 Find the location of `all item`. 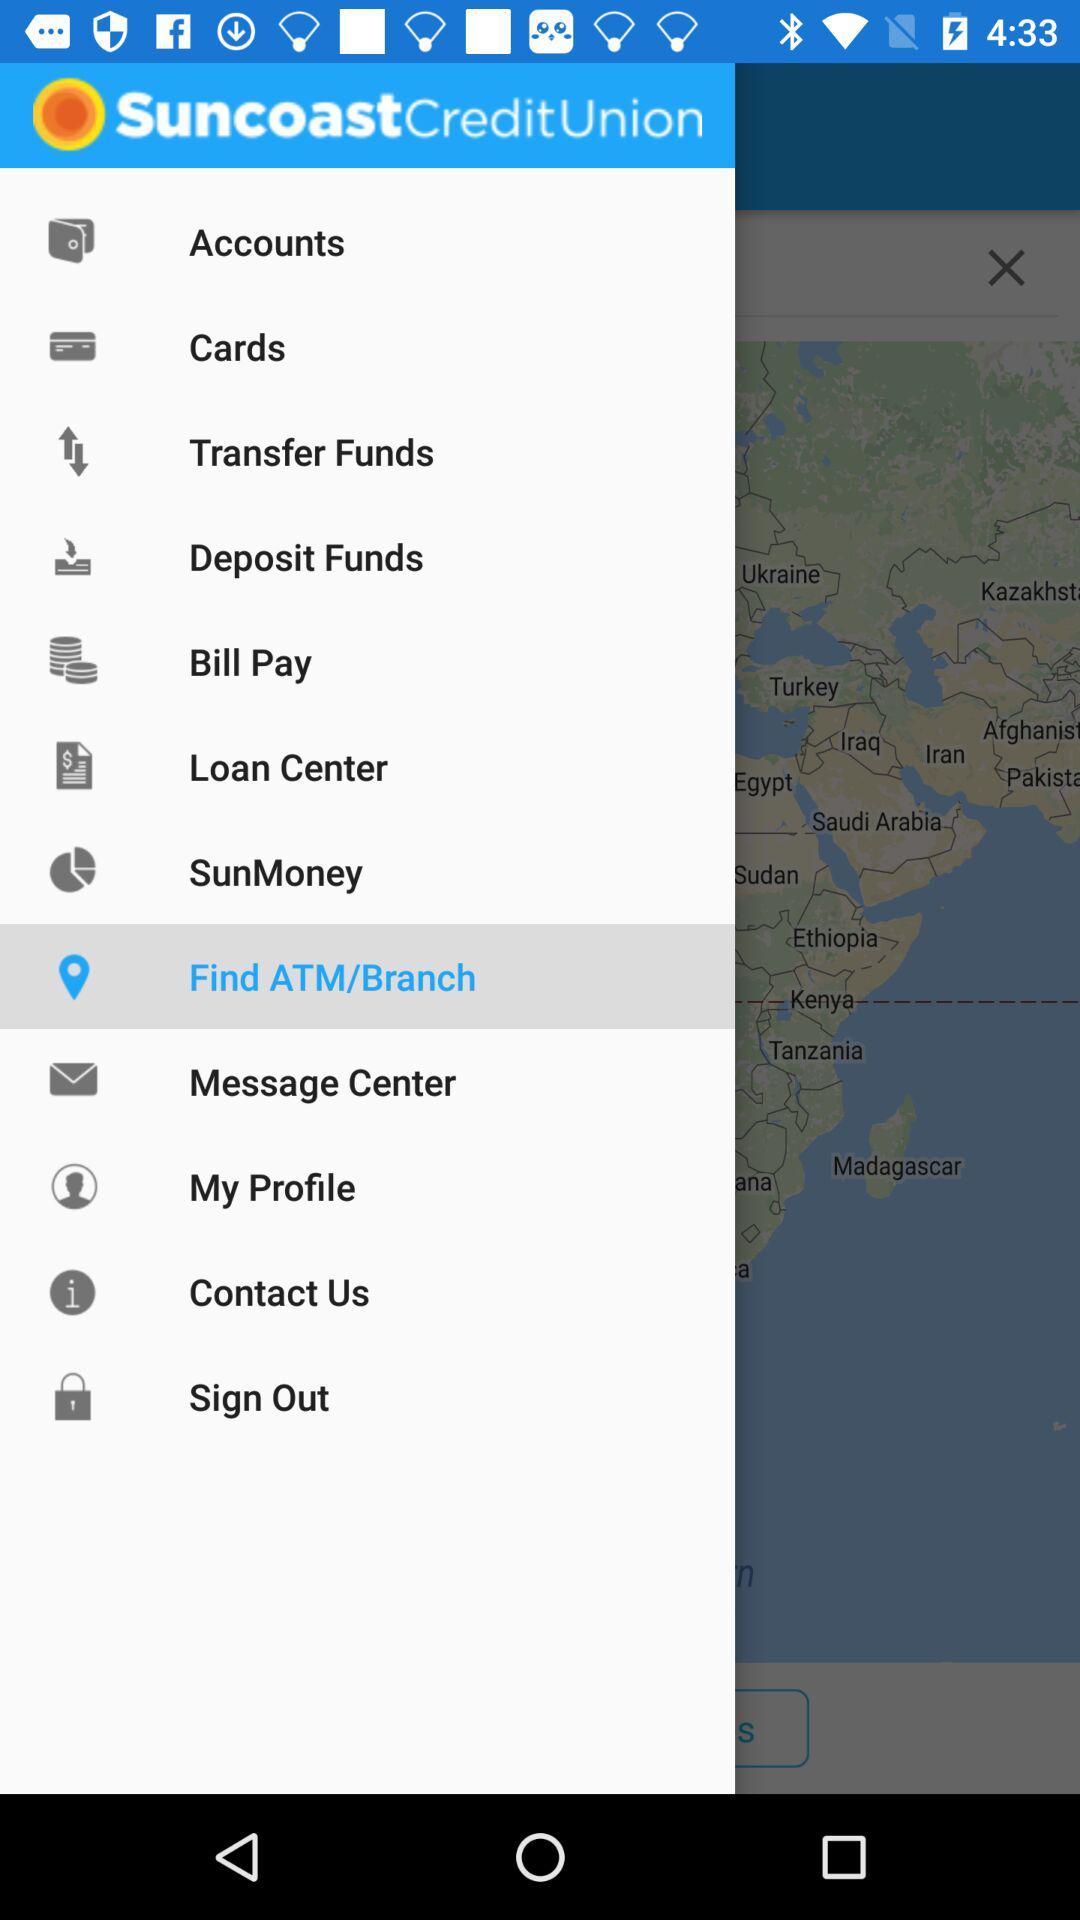

all item is located at coordinates (156, 1727).